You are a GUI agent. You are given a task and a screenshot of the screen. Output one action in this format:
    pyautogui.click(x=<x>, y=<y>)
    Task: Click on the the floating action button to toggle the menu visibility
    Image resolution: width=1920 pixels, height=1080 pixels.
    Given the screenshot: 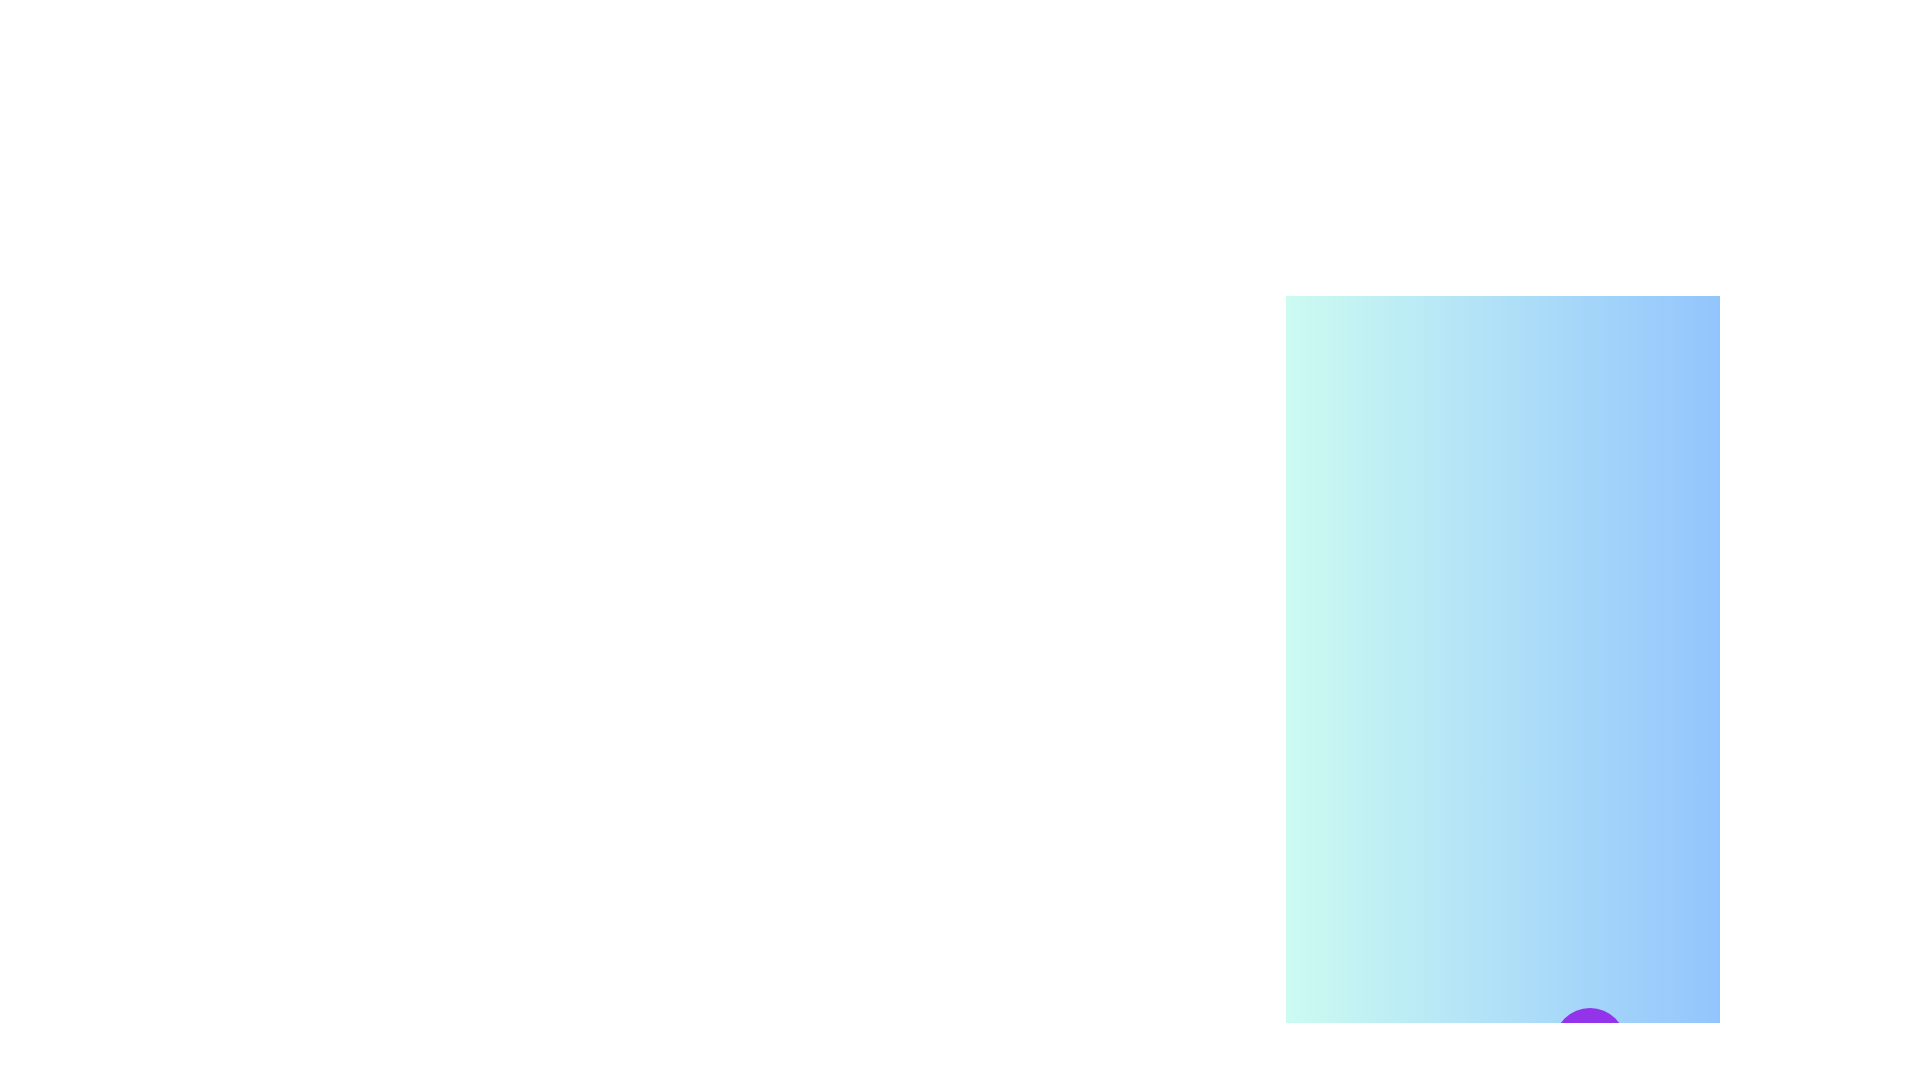 What is the action you would take?
    pyautogui.click(x=1589, y=1043)
    